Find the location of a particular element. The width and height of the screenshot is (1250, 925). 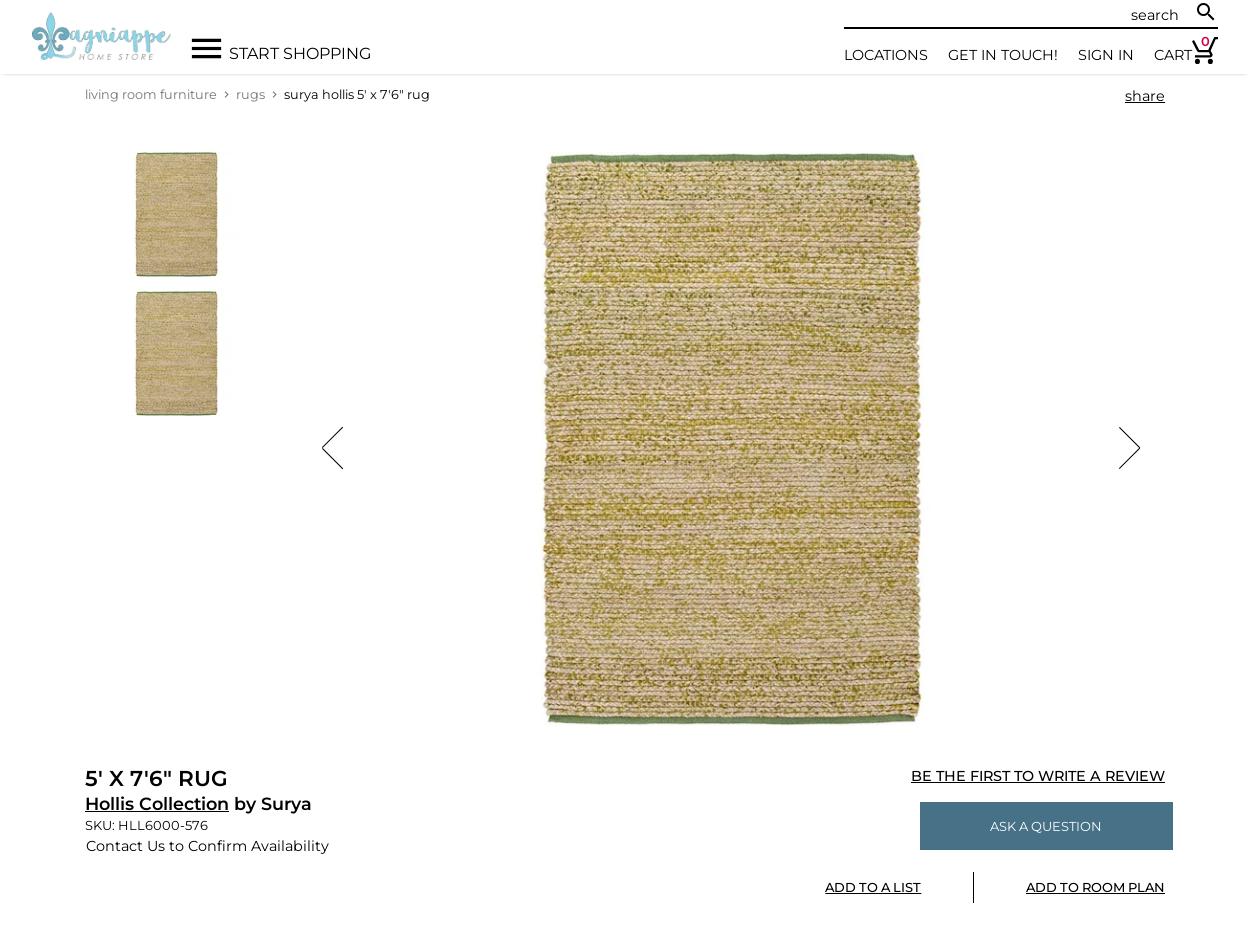

'Add To Room Plan' is located at coordinates (1094, 886).